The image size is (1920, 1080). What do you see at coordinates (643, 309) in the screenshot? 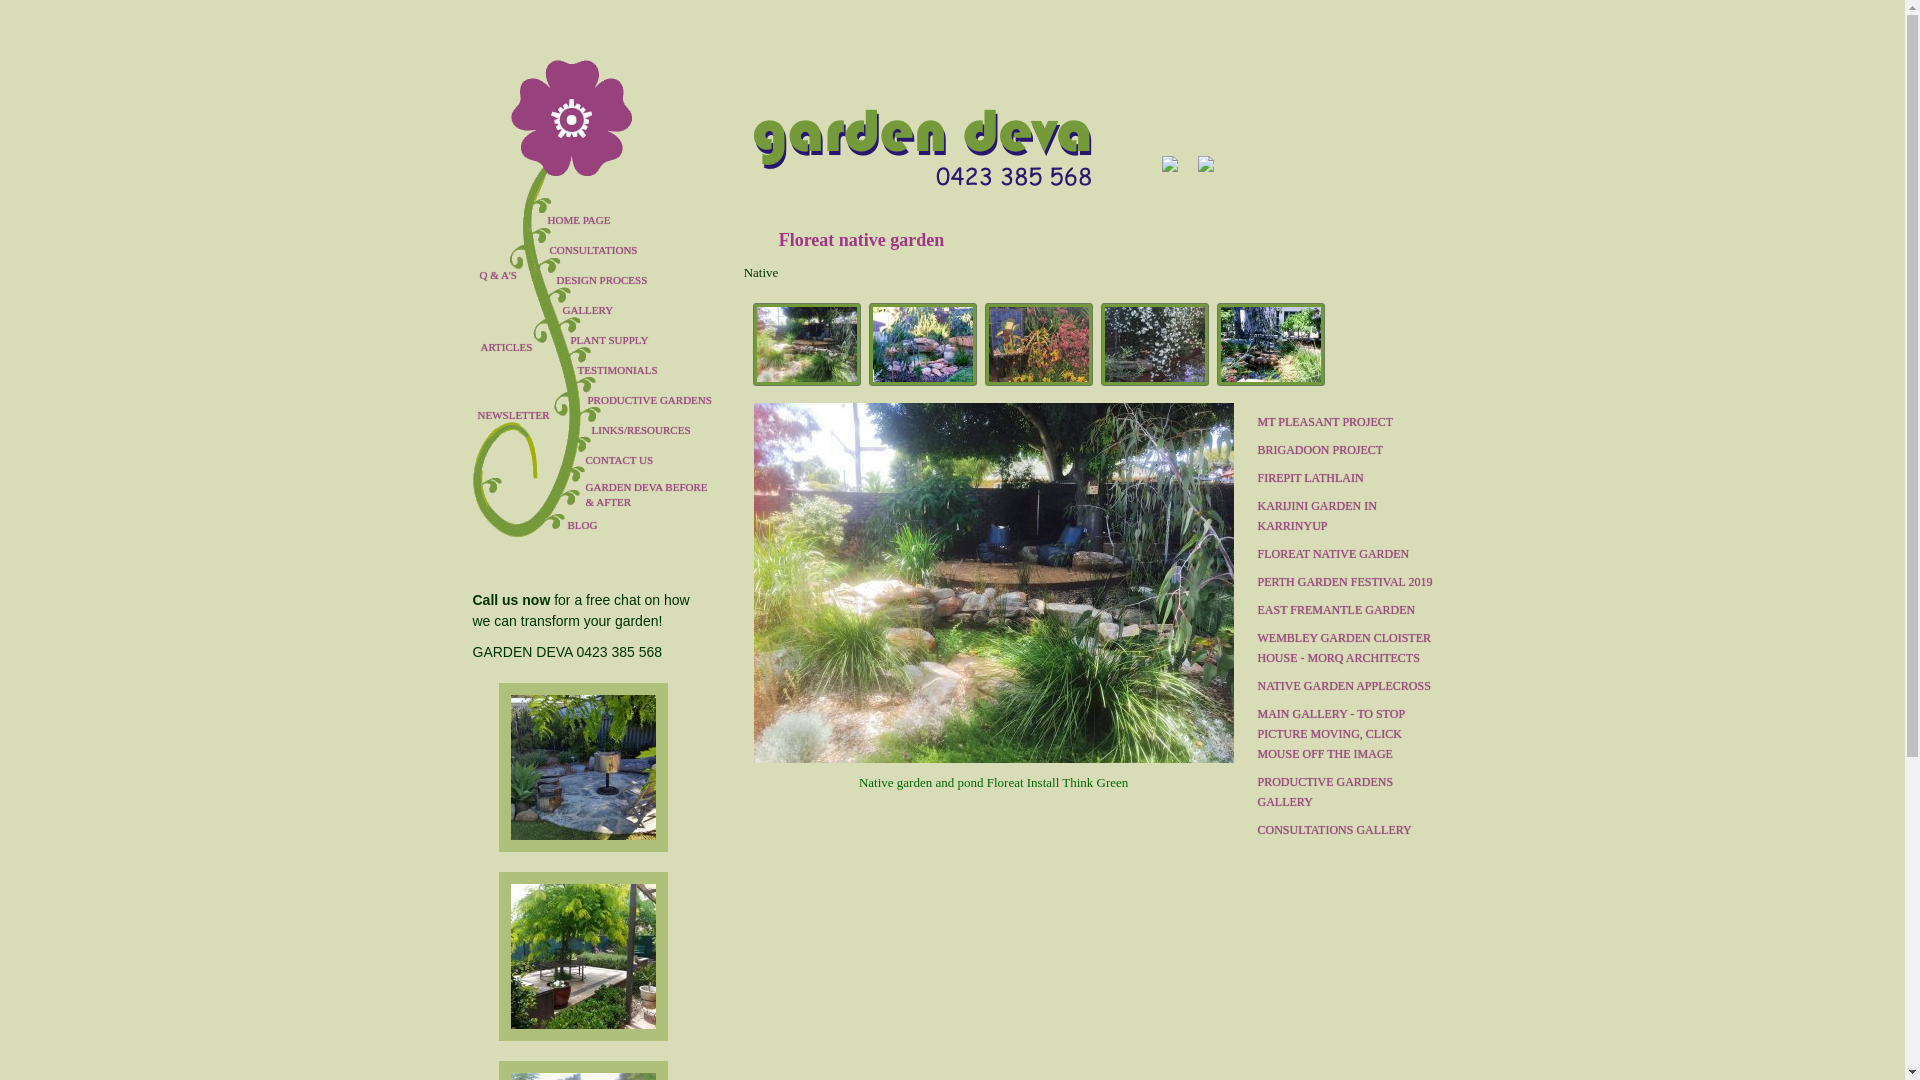
I see `'GALLERY'` at bounding box center [643, 309].